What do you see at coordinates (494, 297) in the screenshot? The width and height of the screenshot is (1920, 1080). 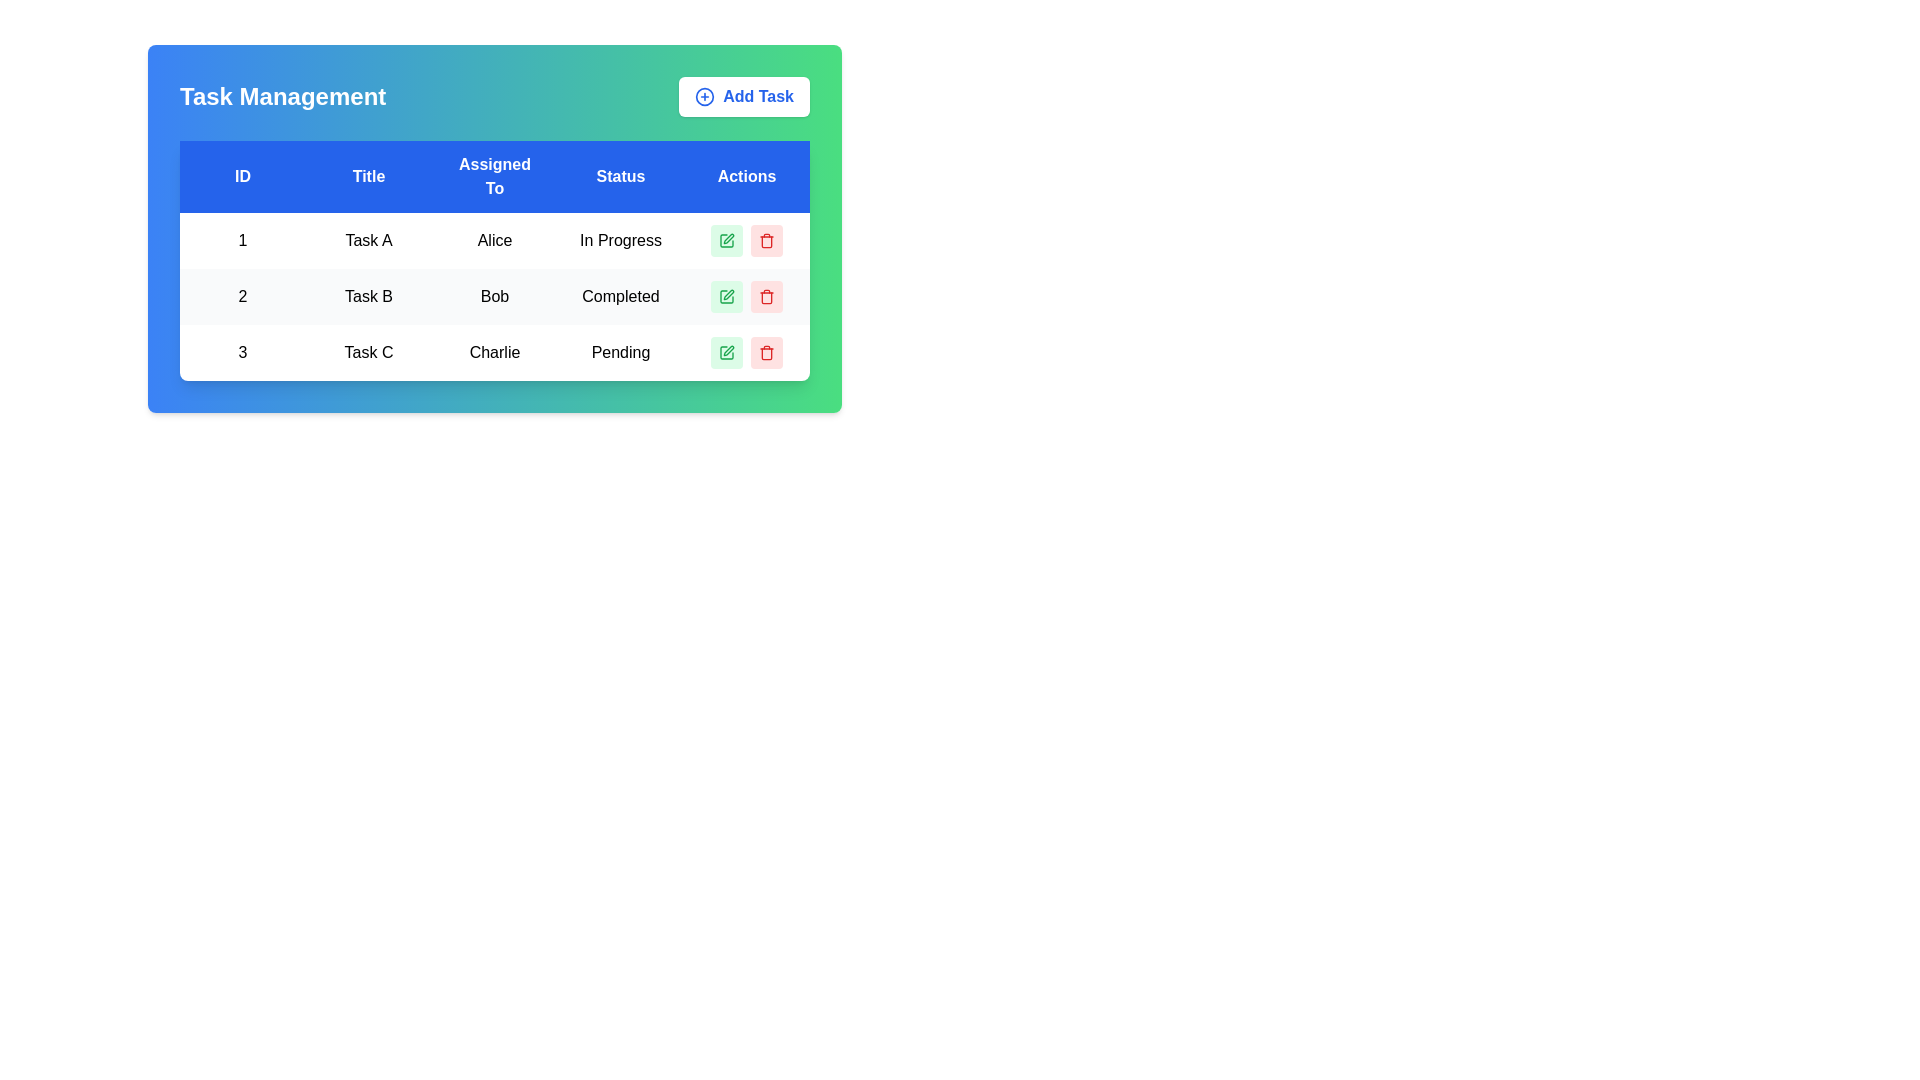 I see `the text label displaying the name 'Bob' in the third column of the second row in the 'Assigned To' section of the table within the 'Task Management' interface` at bounding box center [494, 297].